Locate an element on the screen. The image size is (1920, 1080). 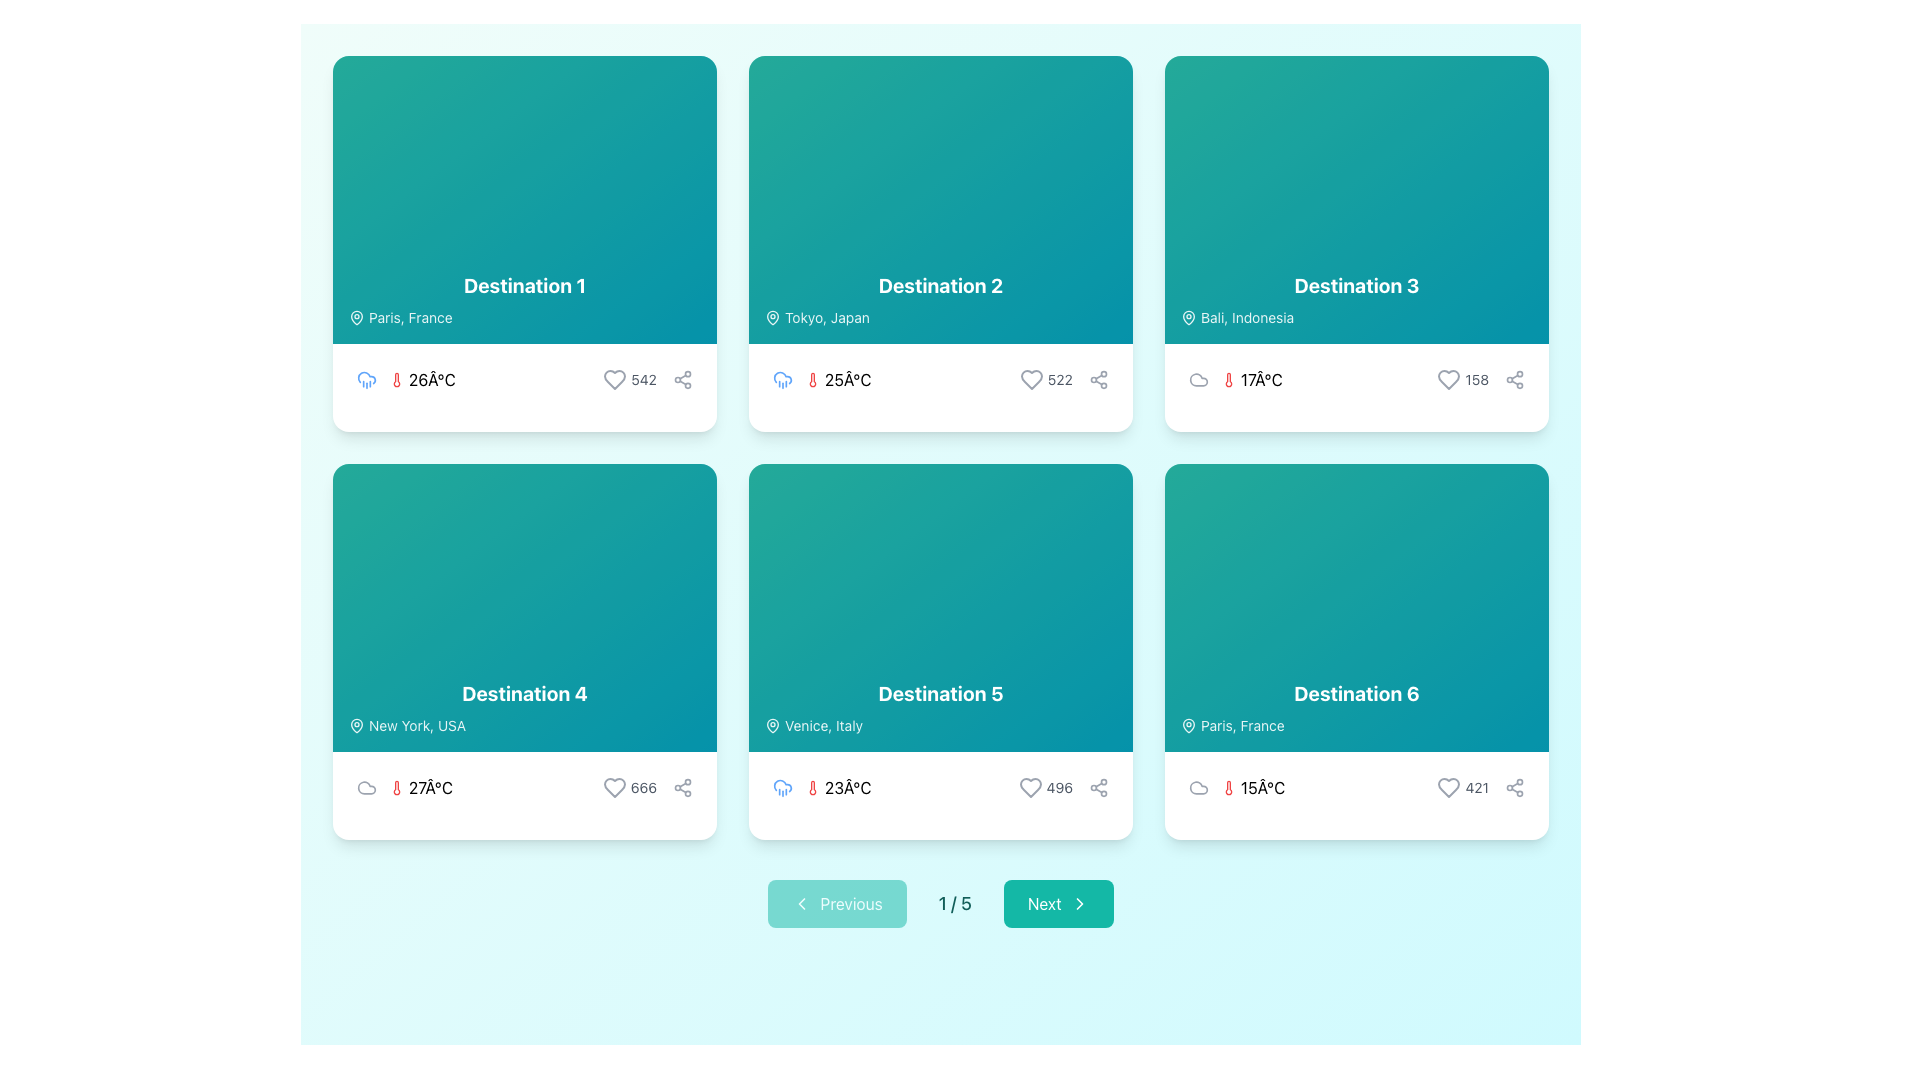
the compact thermometer-like icon styled in red located within the lower text section of the card labeled 'Destination 6', positioned on the right column of the second row in the grid layout is located at coordinates (1227, 786).